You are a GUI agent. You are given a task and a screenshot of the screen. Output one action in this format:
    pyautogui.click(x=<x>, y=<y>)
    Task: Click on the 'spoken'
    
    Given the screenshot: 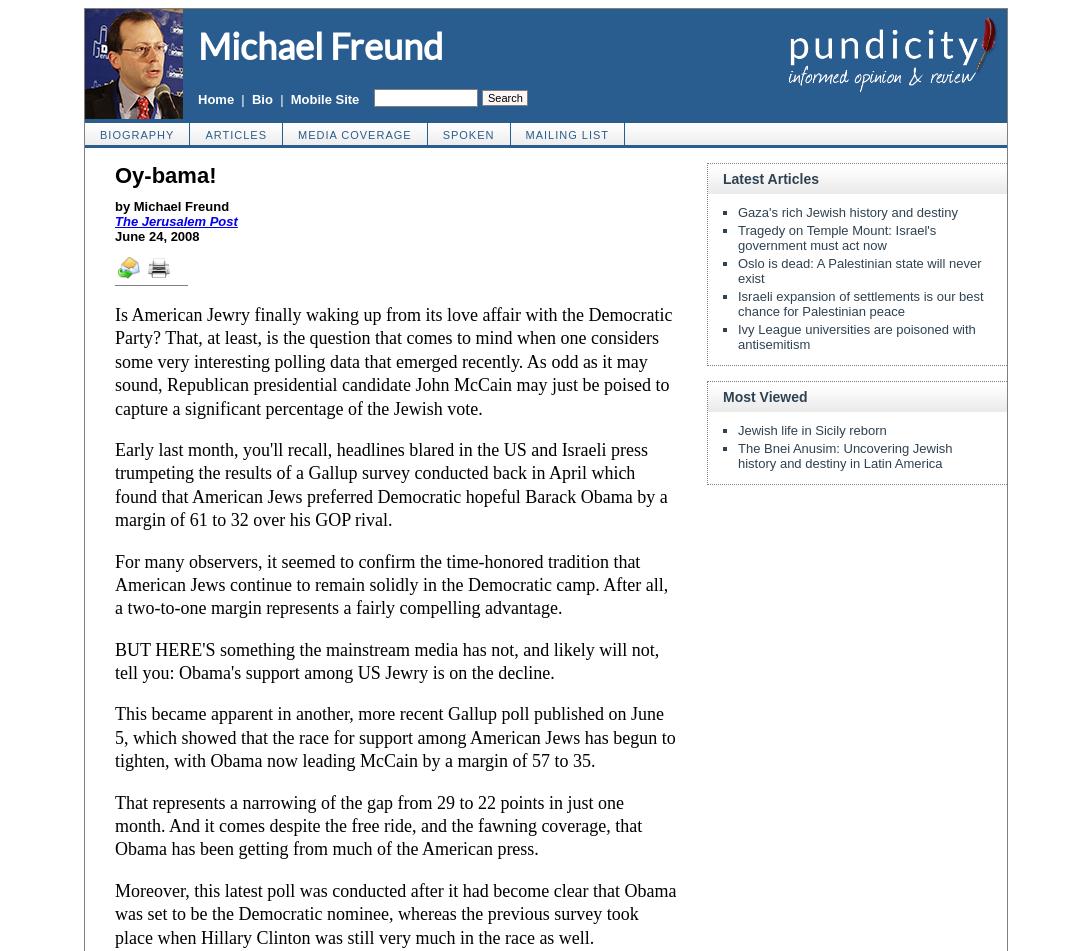 What is the action you would take?
    pyautogui.click(x=468, y=135)
    